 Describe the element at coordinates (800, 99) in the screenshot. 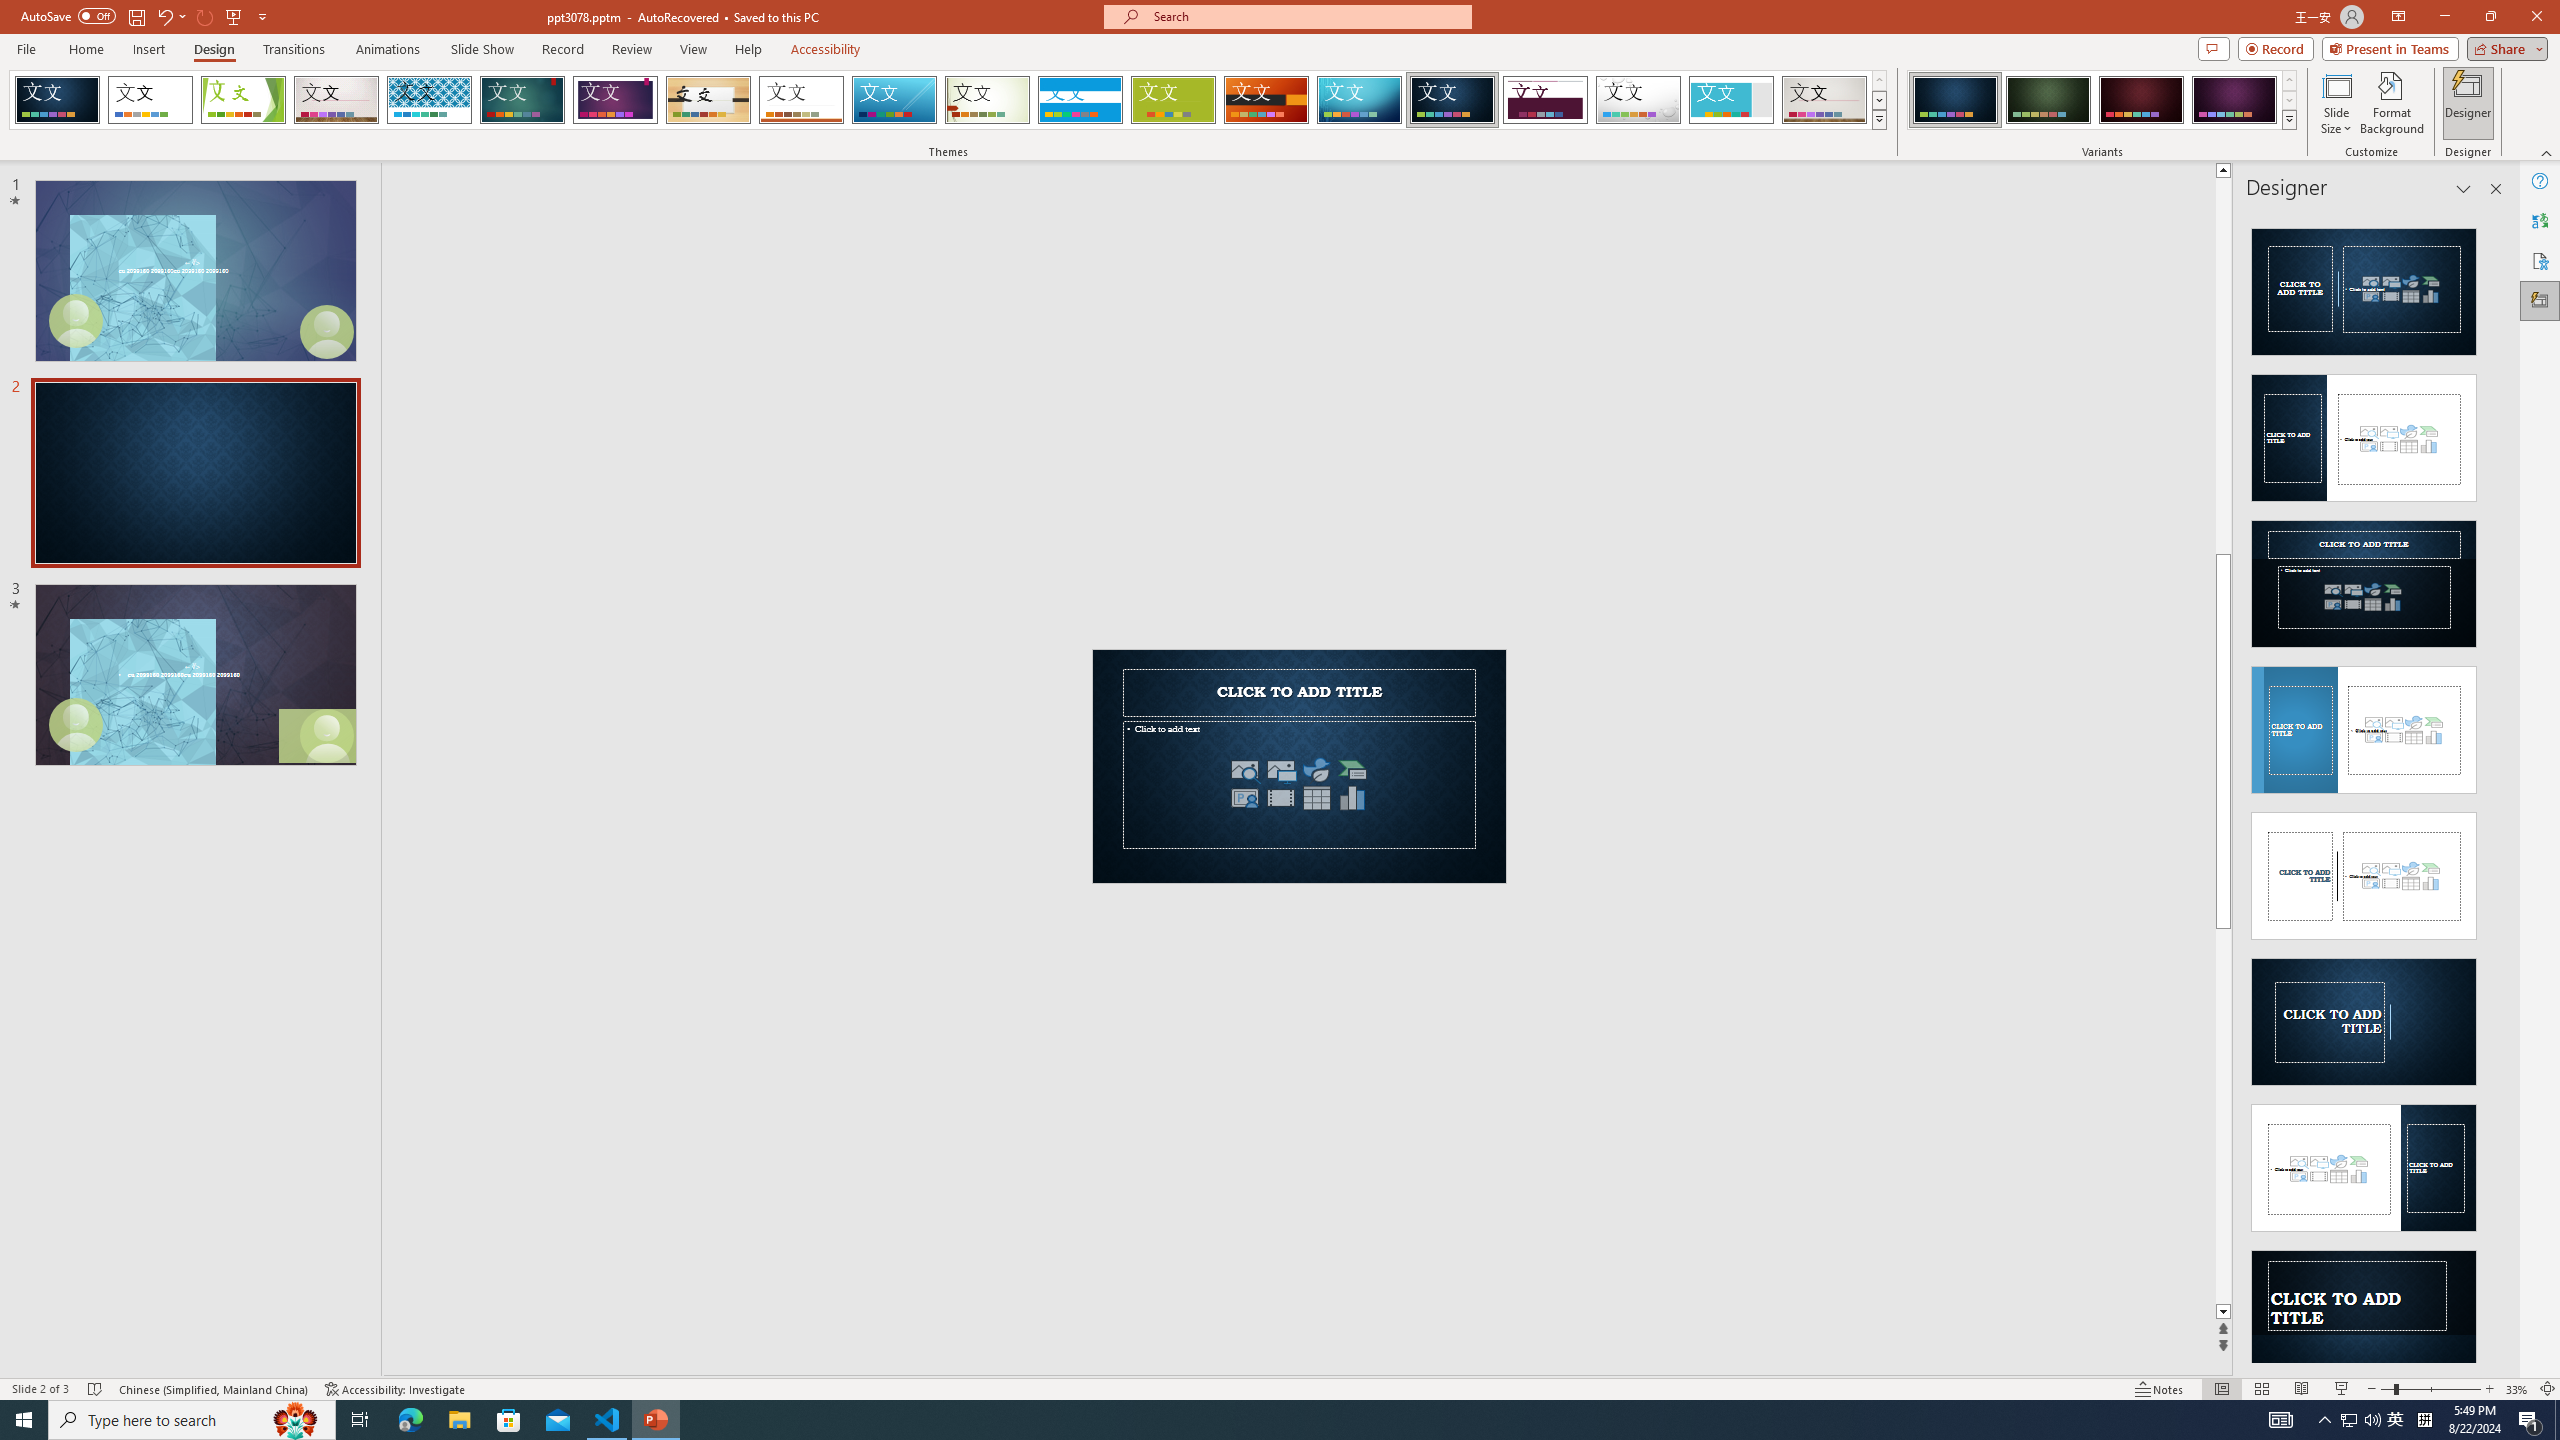

I see `'Retrospect'` at that location.